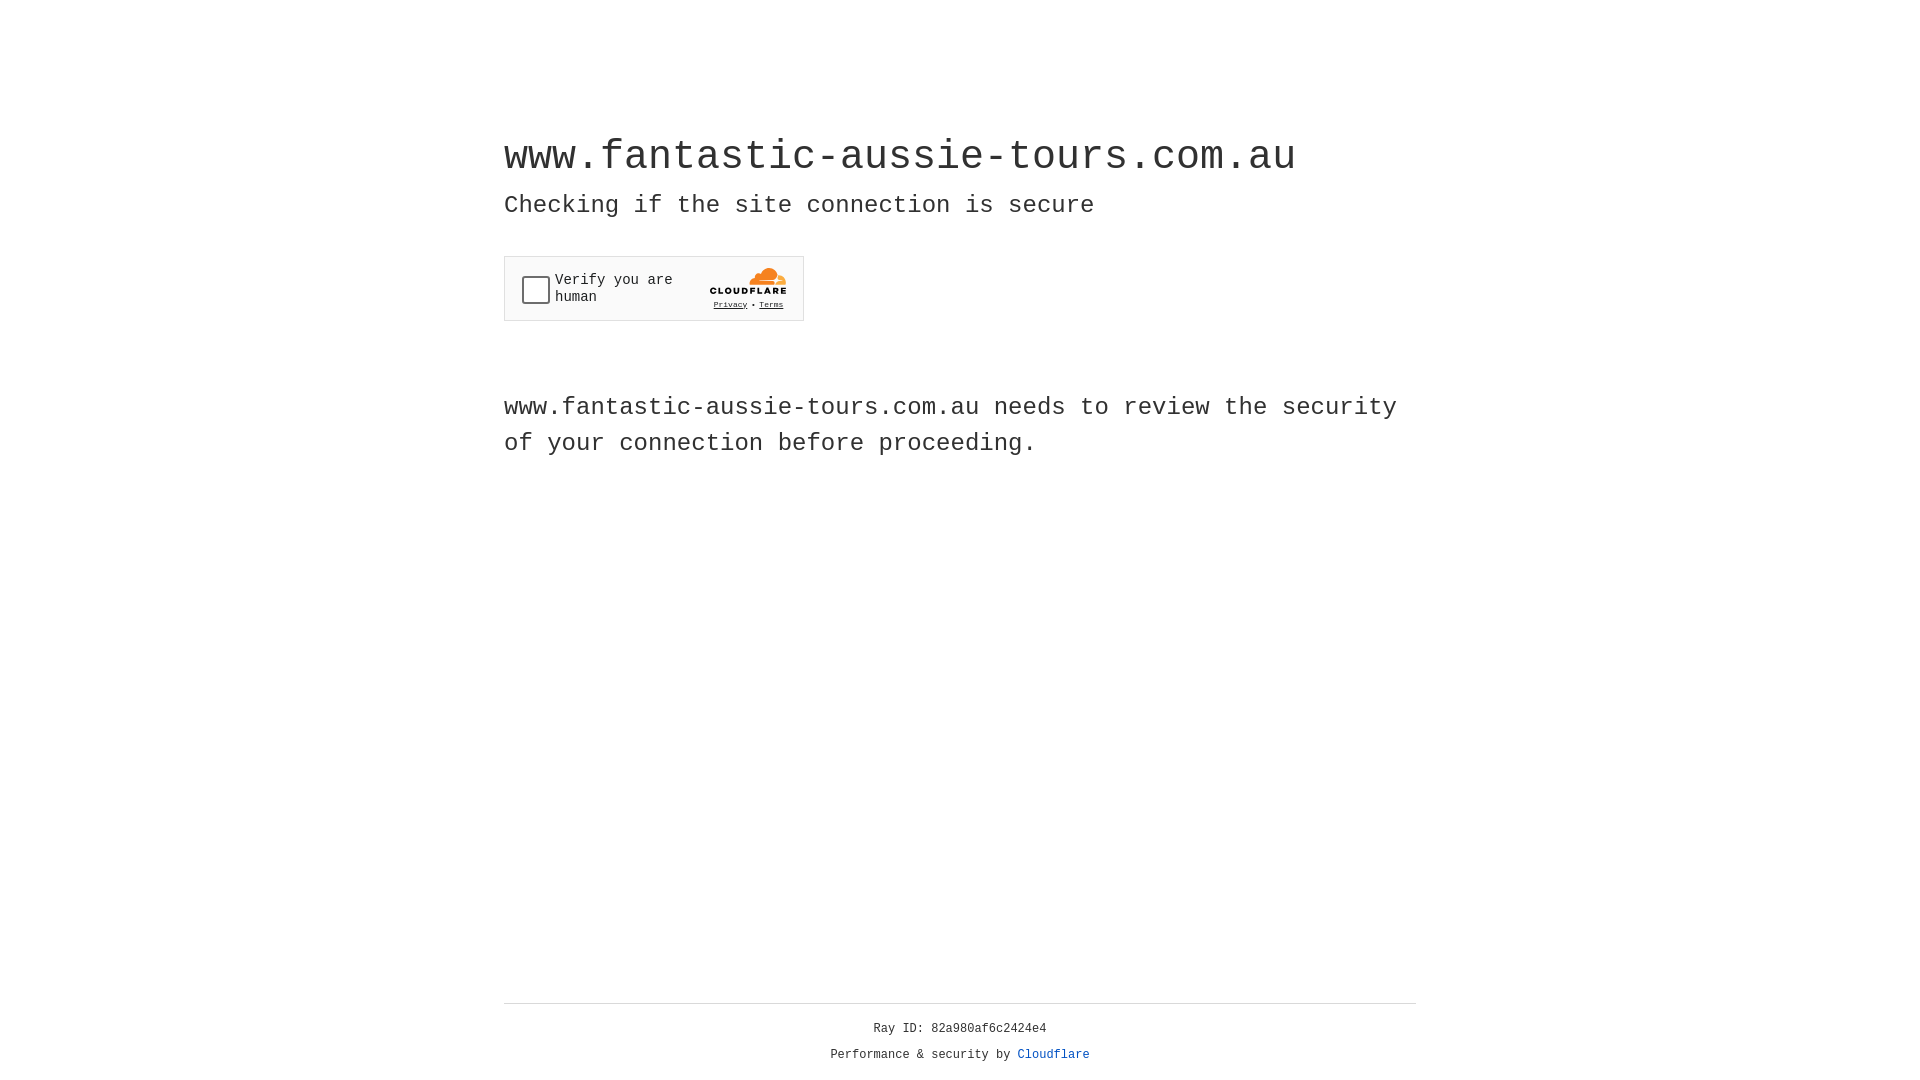 The width and height of the screenshot is (1920, 1080). What do you see at coordinates (1053, 1054) in the screenshot?
I see `'Cloudflare'` at bounding box center [1053, 1054].